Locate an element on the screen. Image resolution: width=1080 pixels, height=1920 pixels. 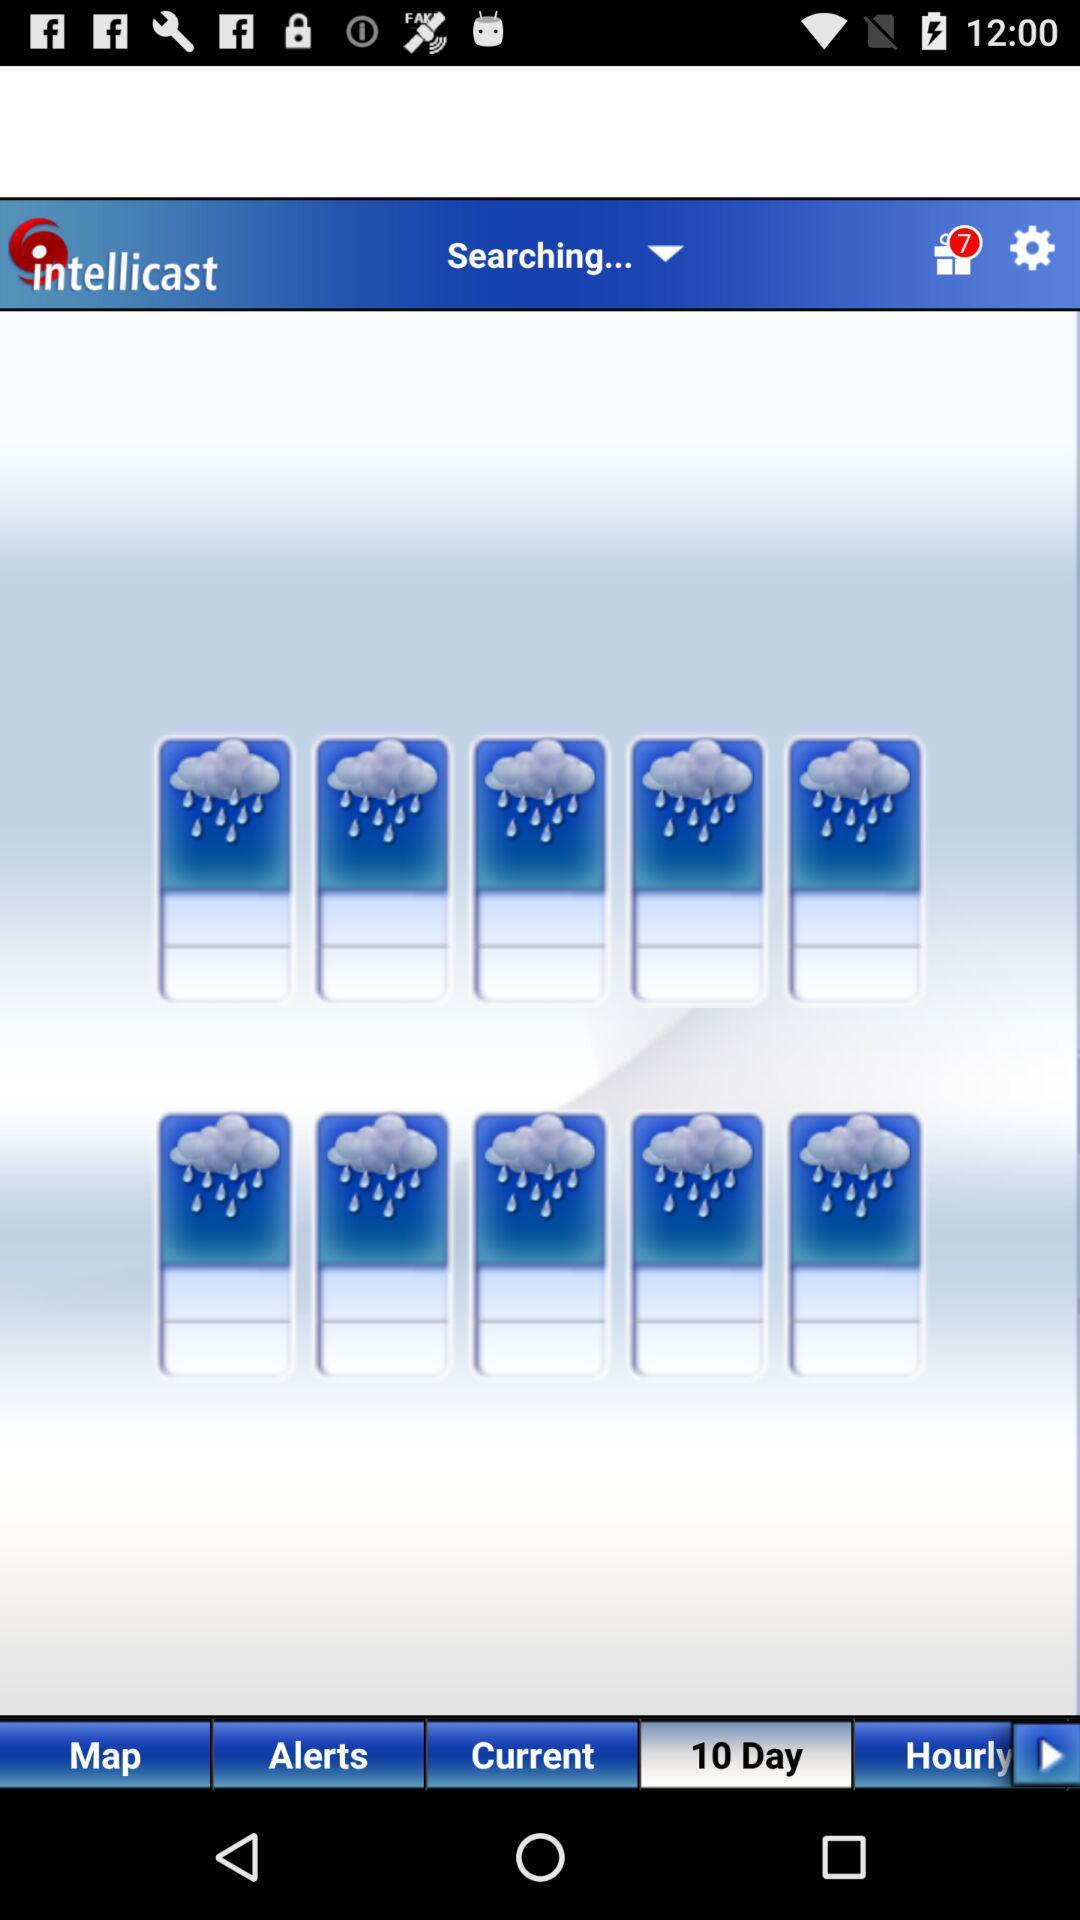
the settings icon is located at coordinates (1032, 264).